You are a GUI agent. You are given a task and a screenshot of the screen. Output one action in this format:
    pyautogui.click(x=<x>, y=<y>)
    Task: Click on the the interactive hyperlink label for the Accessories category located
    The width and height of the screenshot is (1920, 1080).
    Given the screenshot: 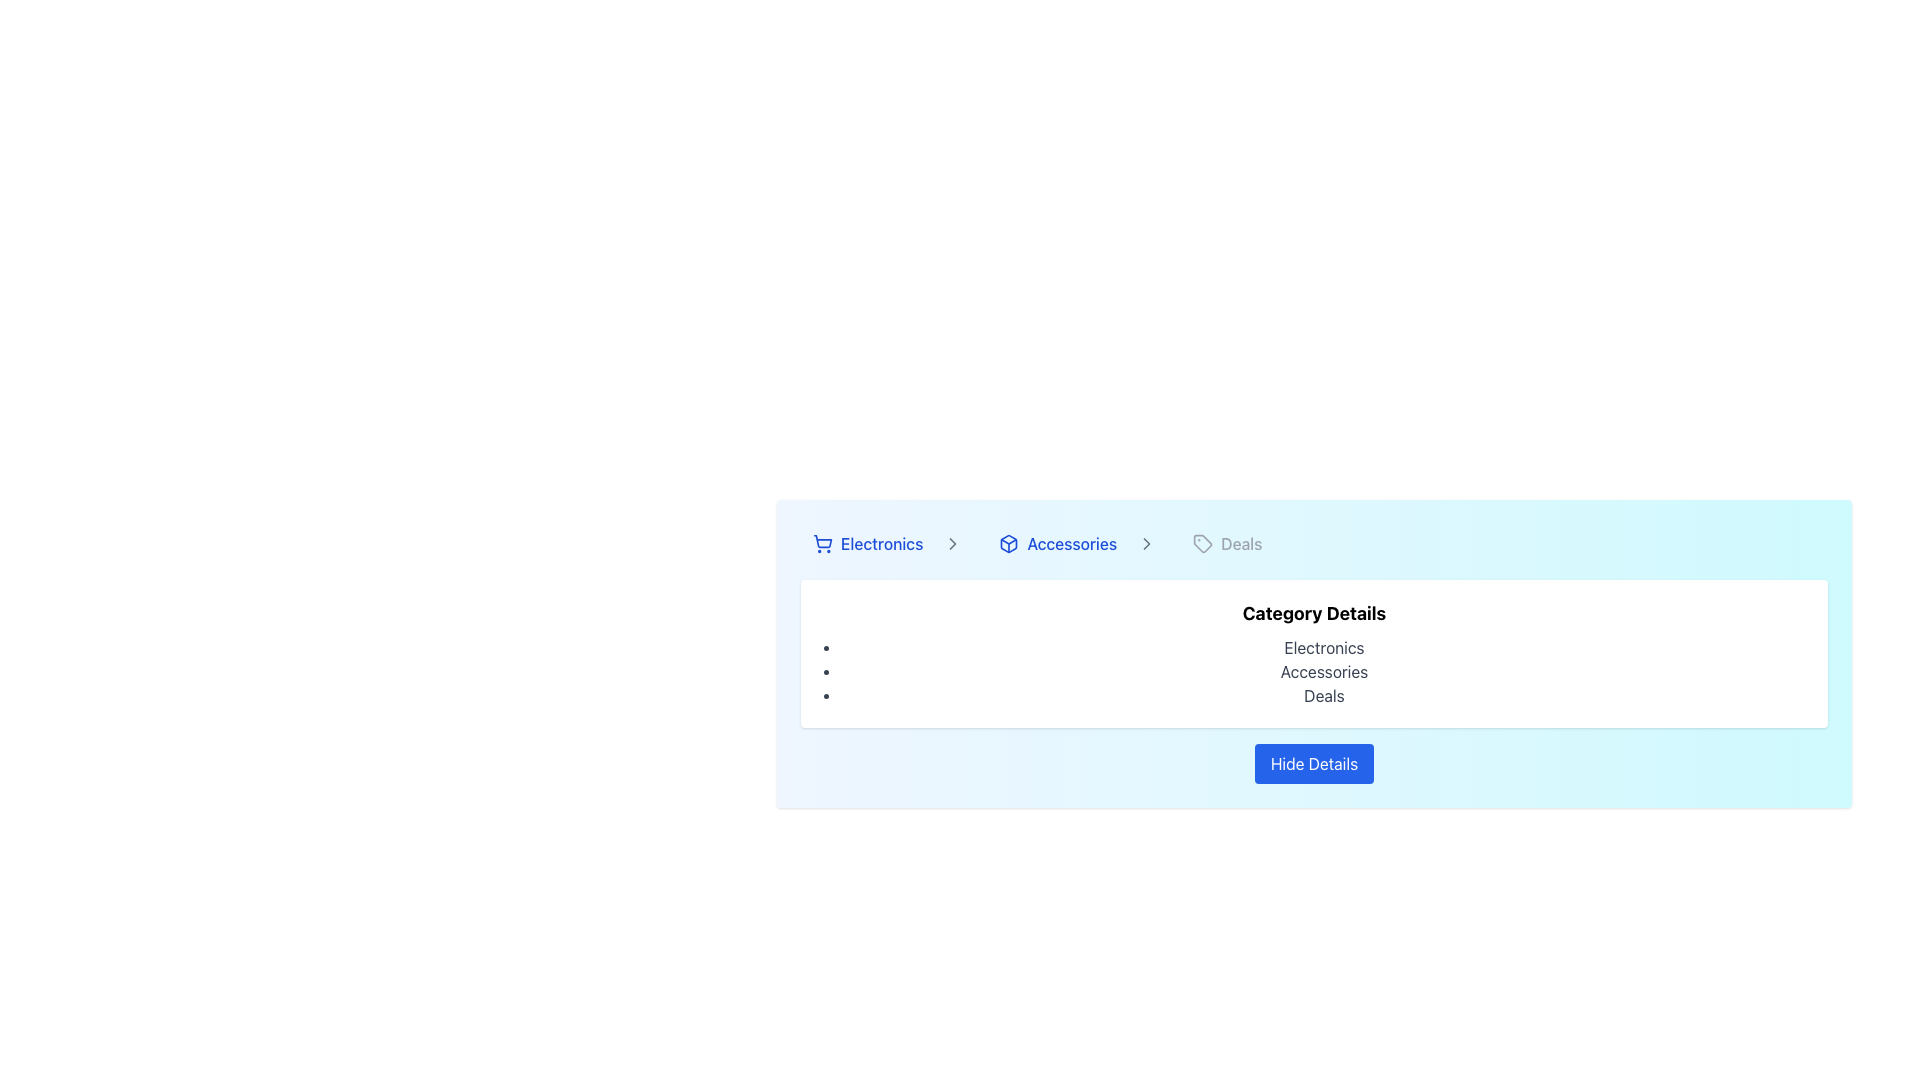 What is the action you would take?
    pyautogui.click(x=1056, y=543)
    